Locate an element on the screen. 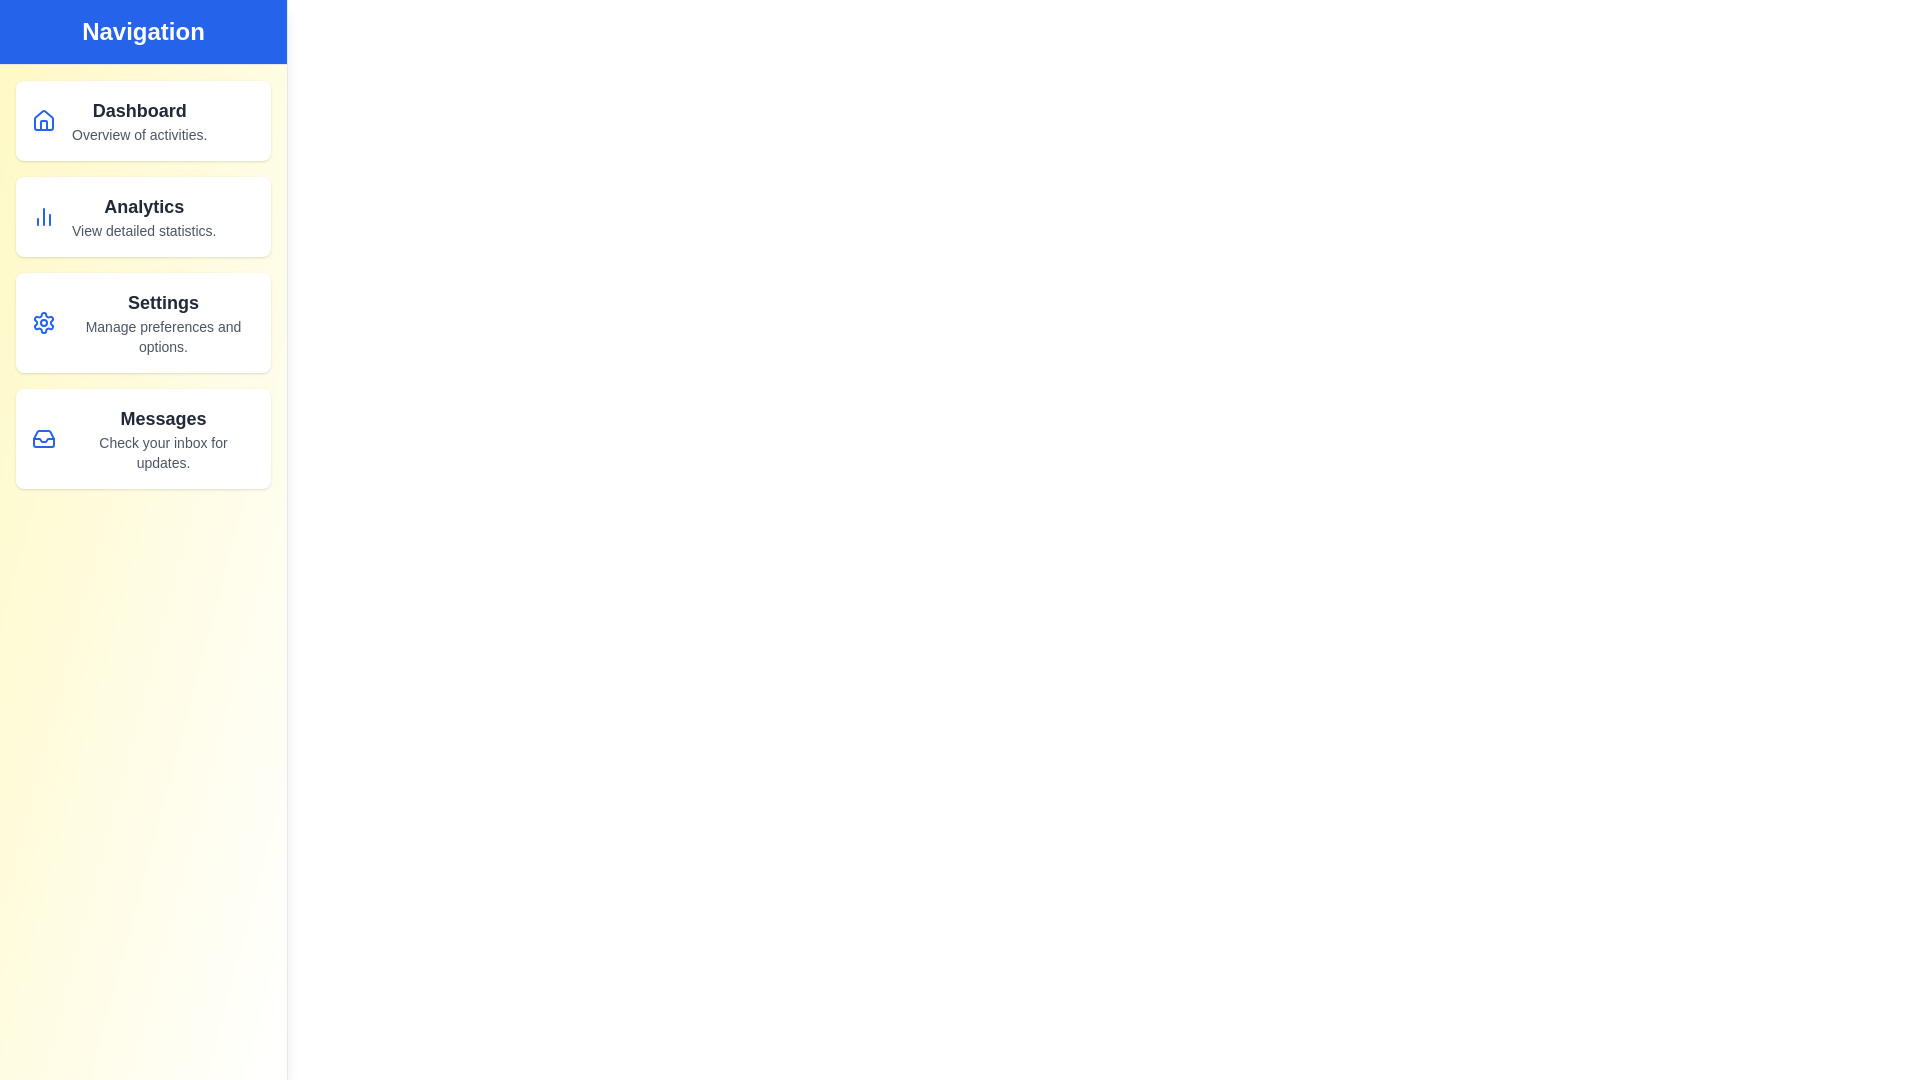 This screenshot has height=1080, width=1920. the navigation item Messages is located at coordinates (142, 438).